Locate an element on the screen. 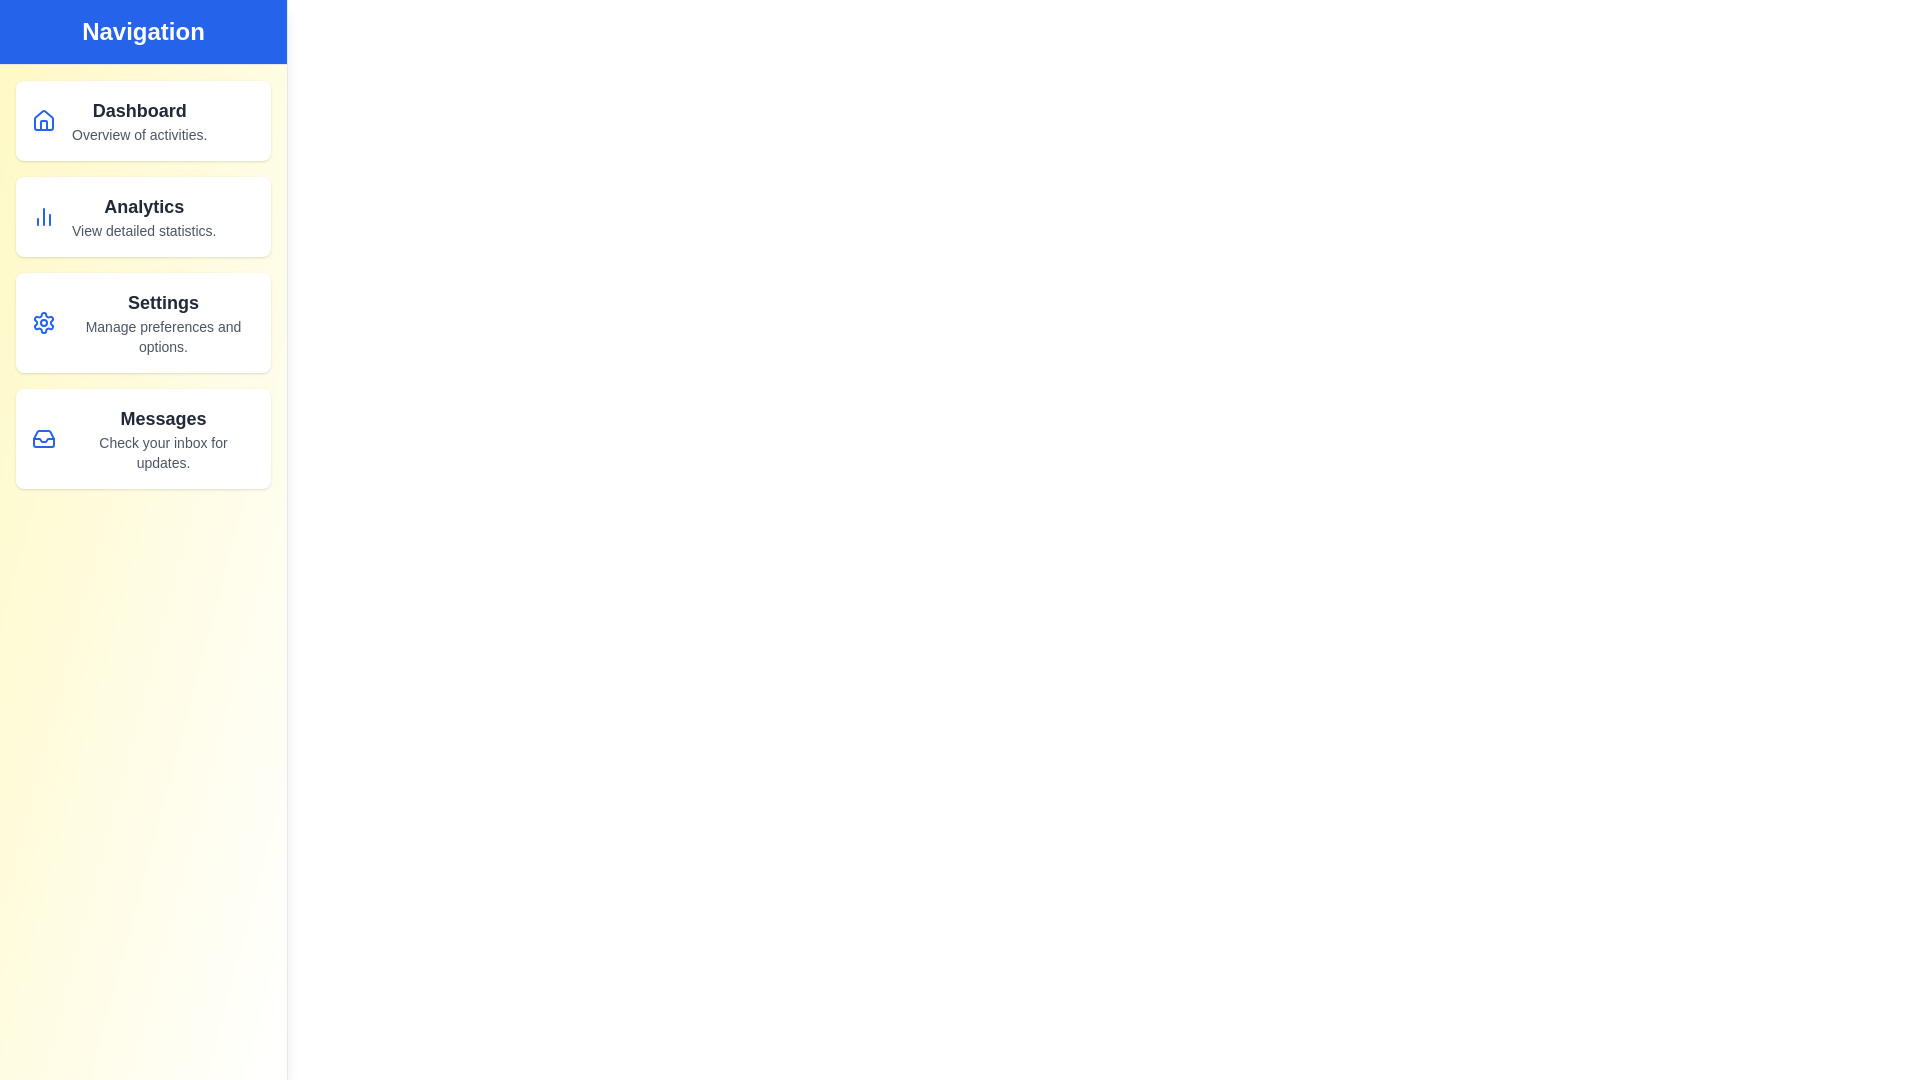 This screenshot has height=1080, width=1920. the navigation item Messages is located at coordinates (142, 438).